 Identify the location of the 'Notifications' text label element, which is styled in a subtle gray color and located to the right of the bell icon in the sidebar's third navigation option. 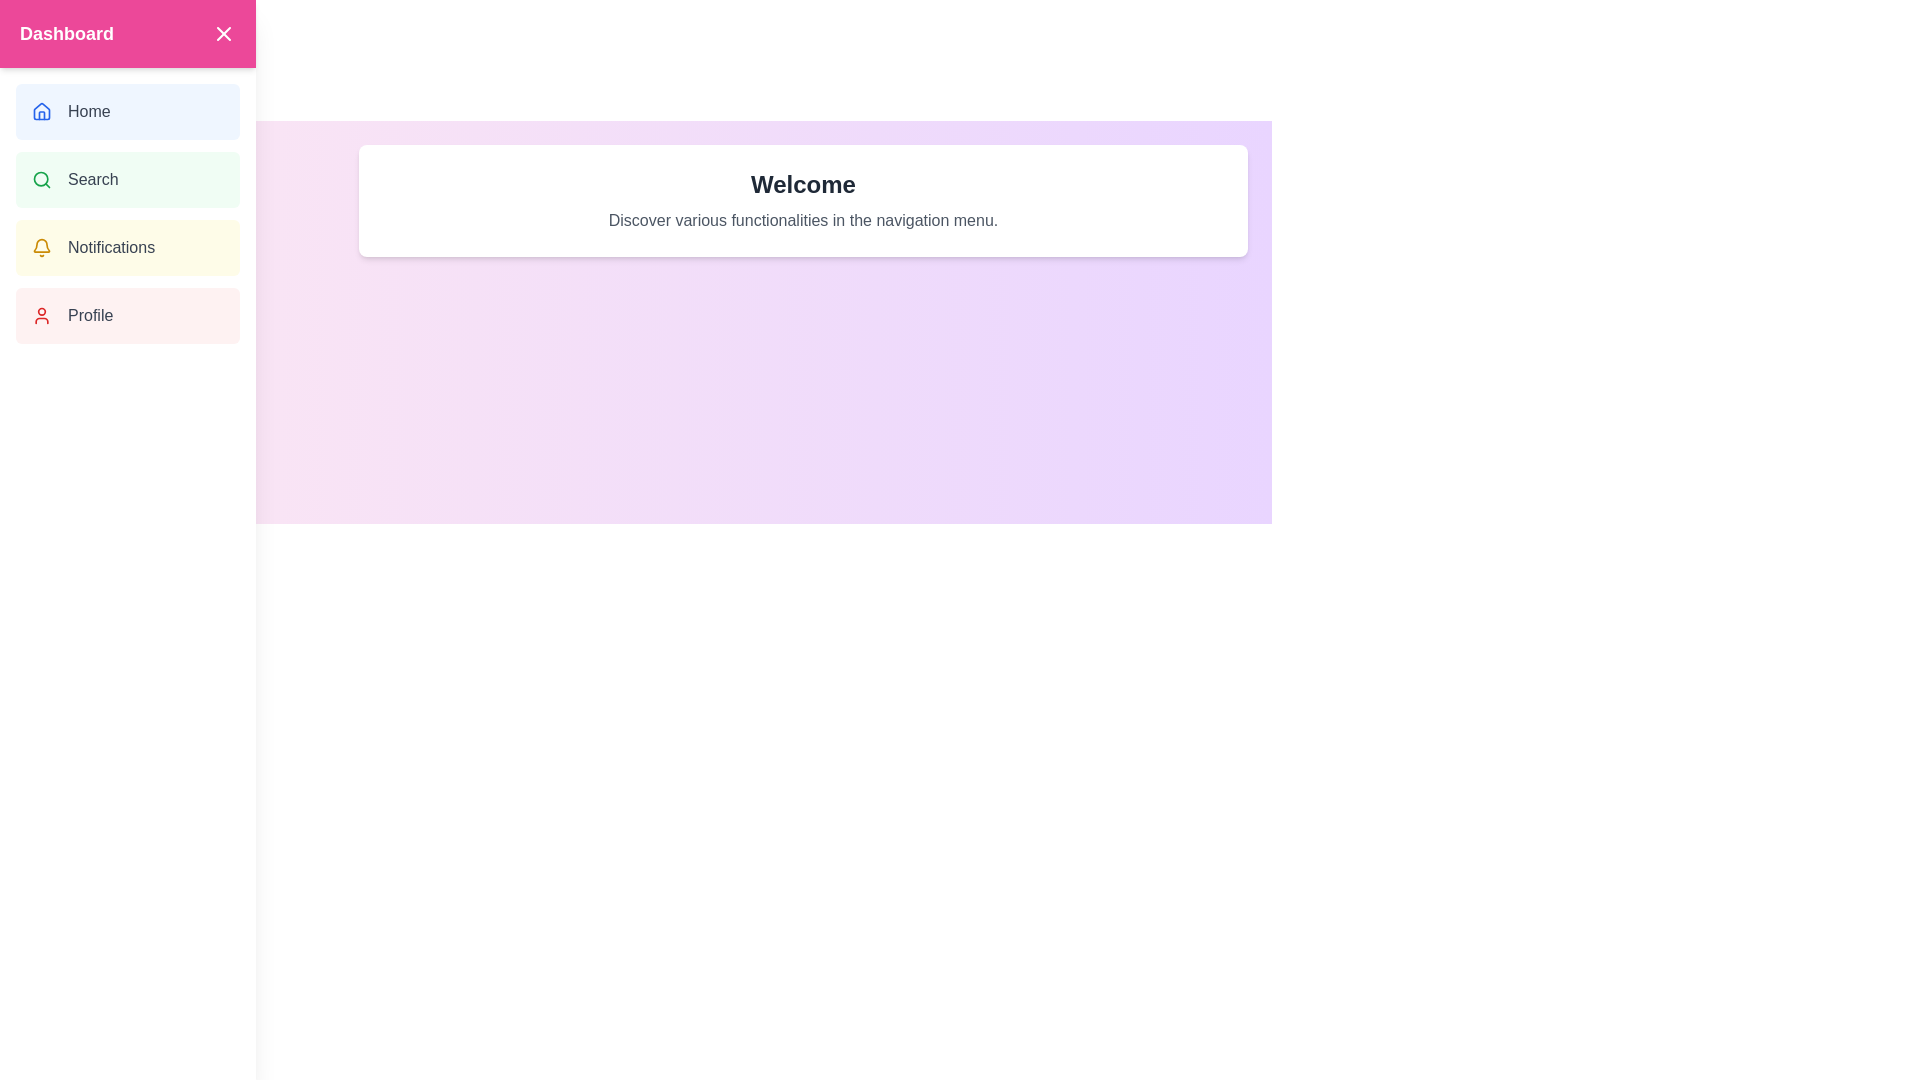
(110, 246).